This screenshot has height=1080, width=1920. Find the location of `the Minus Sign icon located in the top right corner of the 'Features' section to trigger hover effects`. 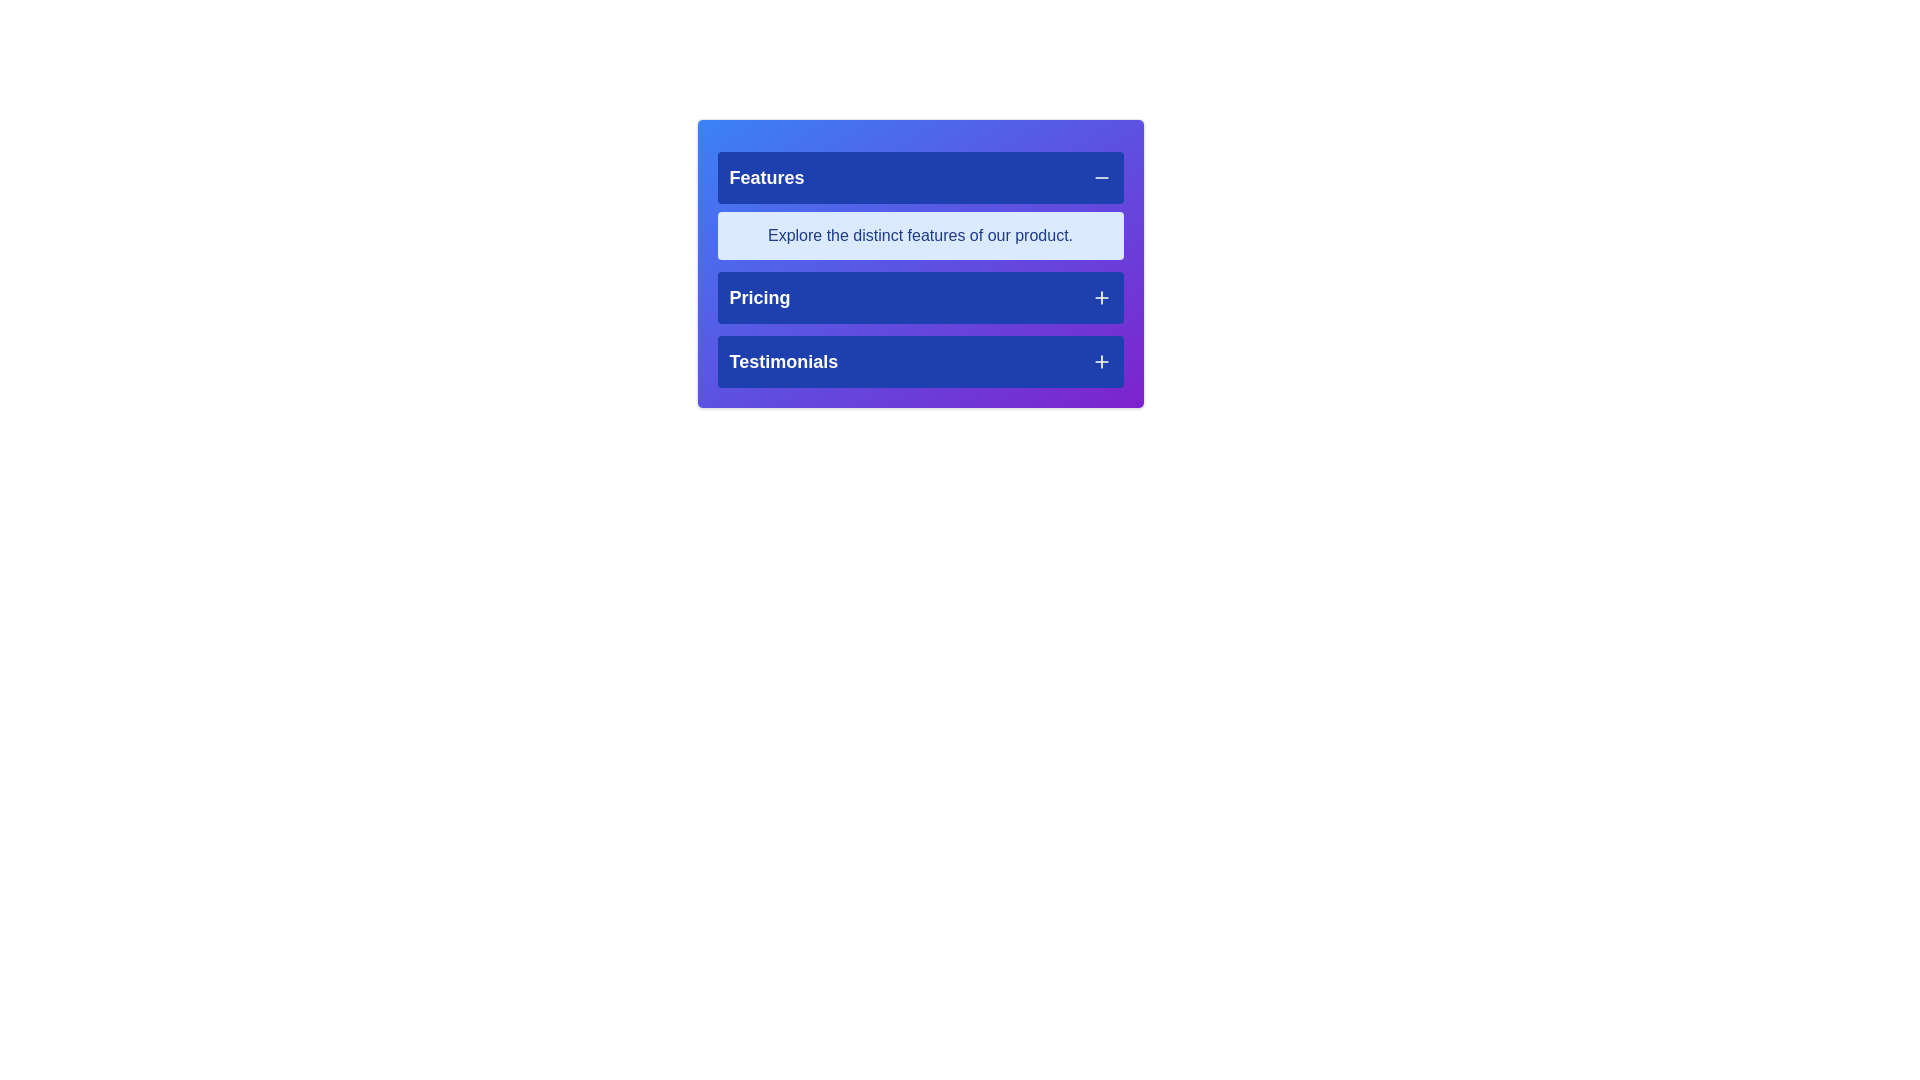

the Minus Sign icon located in the top right corner of the 'Features' section to trigger hover effects is located at coordinates (1100, 176).